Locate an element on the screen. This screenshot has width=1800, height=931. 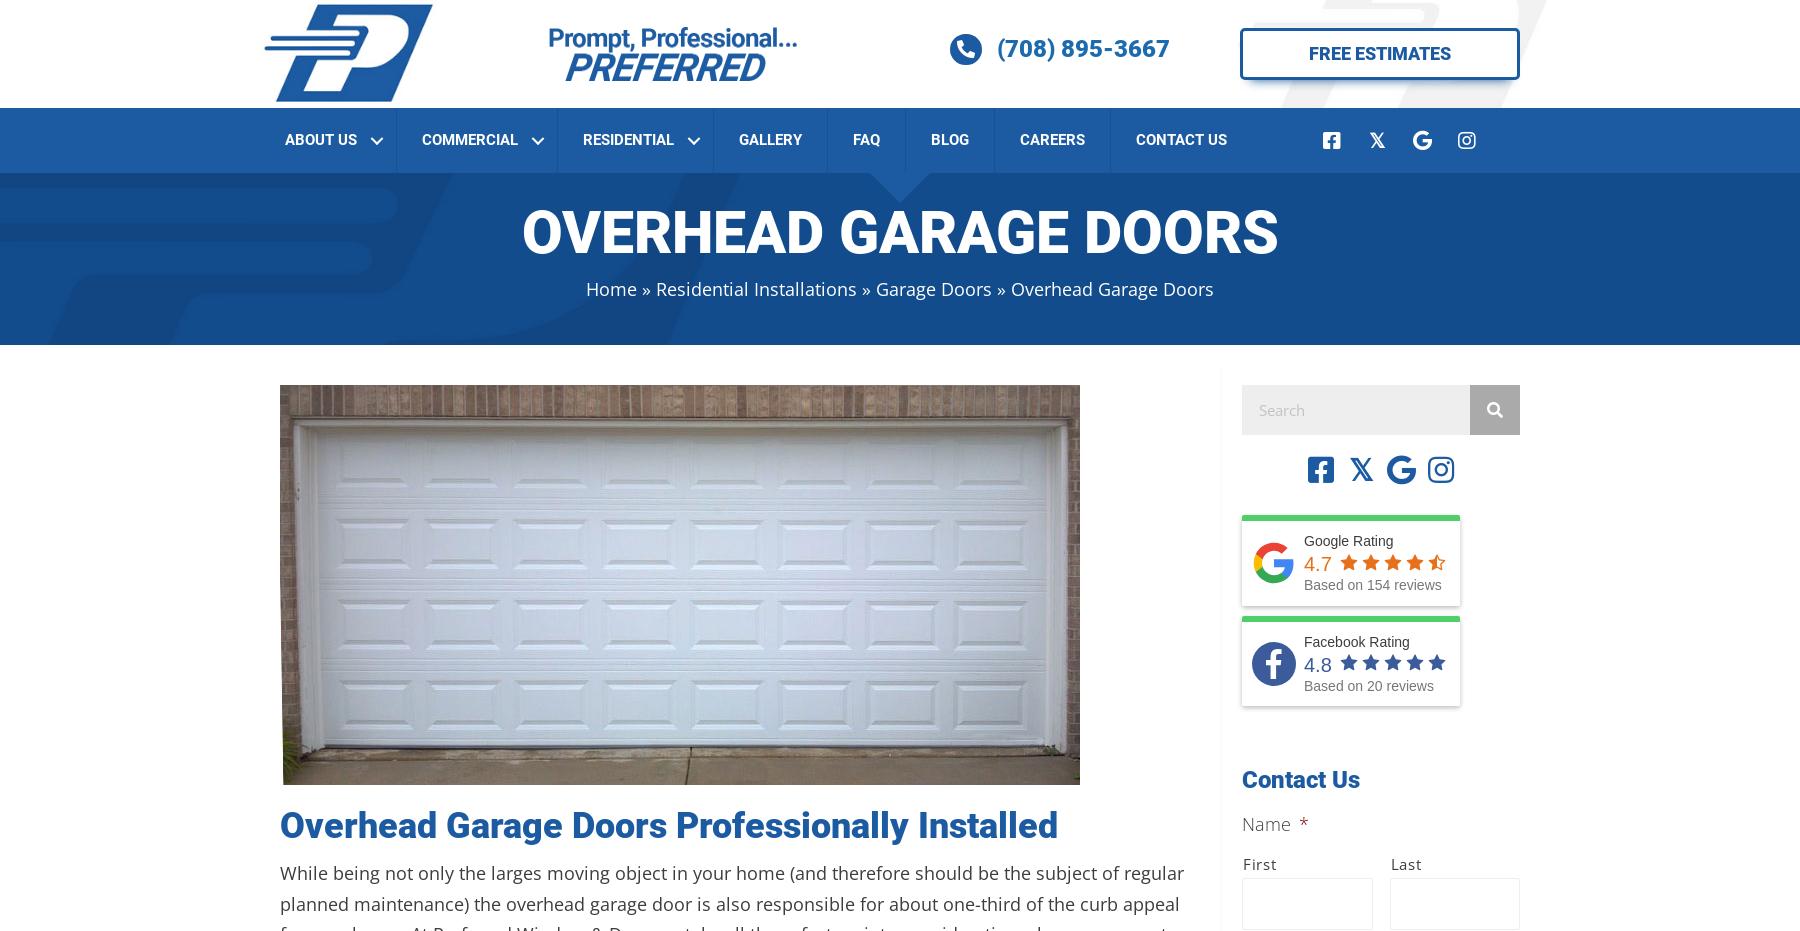
'Facebook Rating' is located at coordinates (1355, 640).